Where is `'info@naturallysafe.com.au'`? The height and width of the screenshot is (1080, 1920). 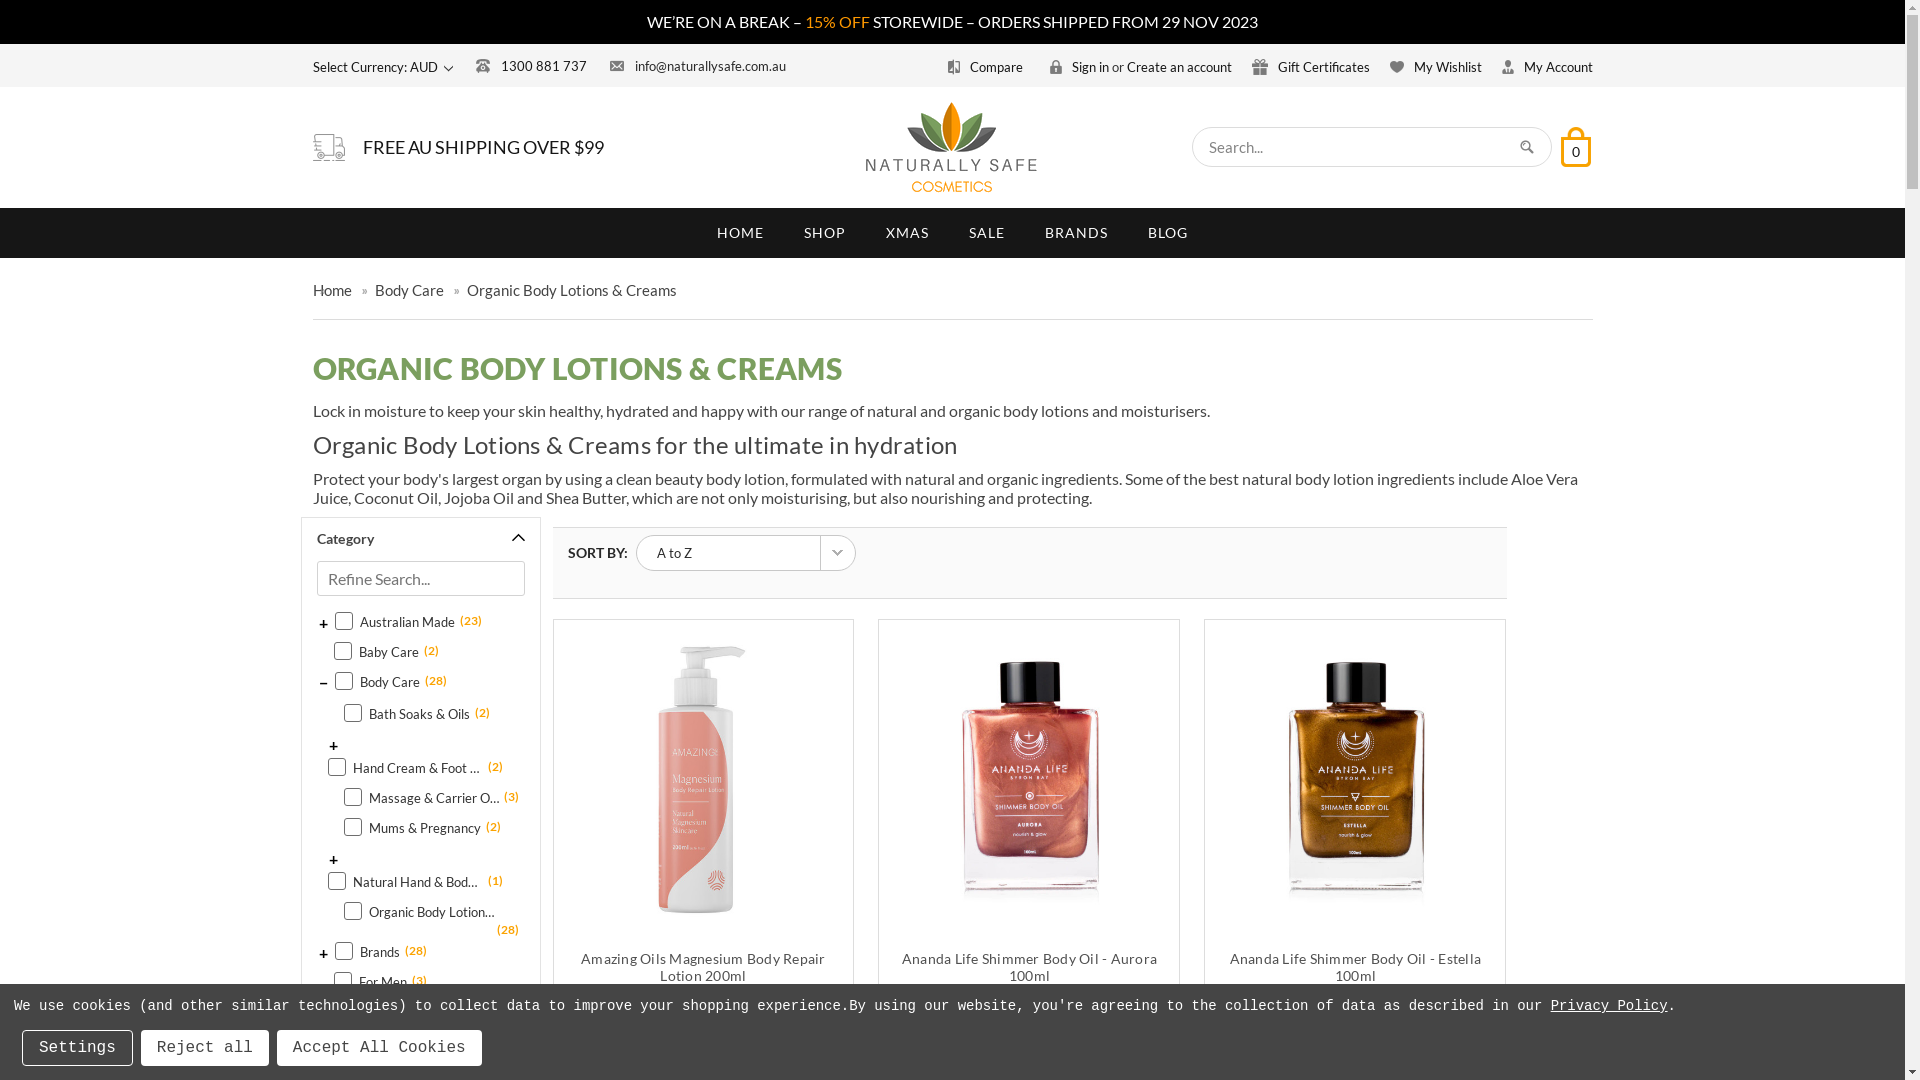 'info@naturallysafe.com.au' is located at coordinates (697, 64).